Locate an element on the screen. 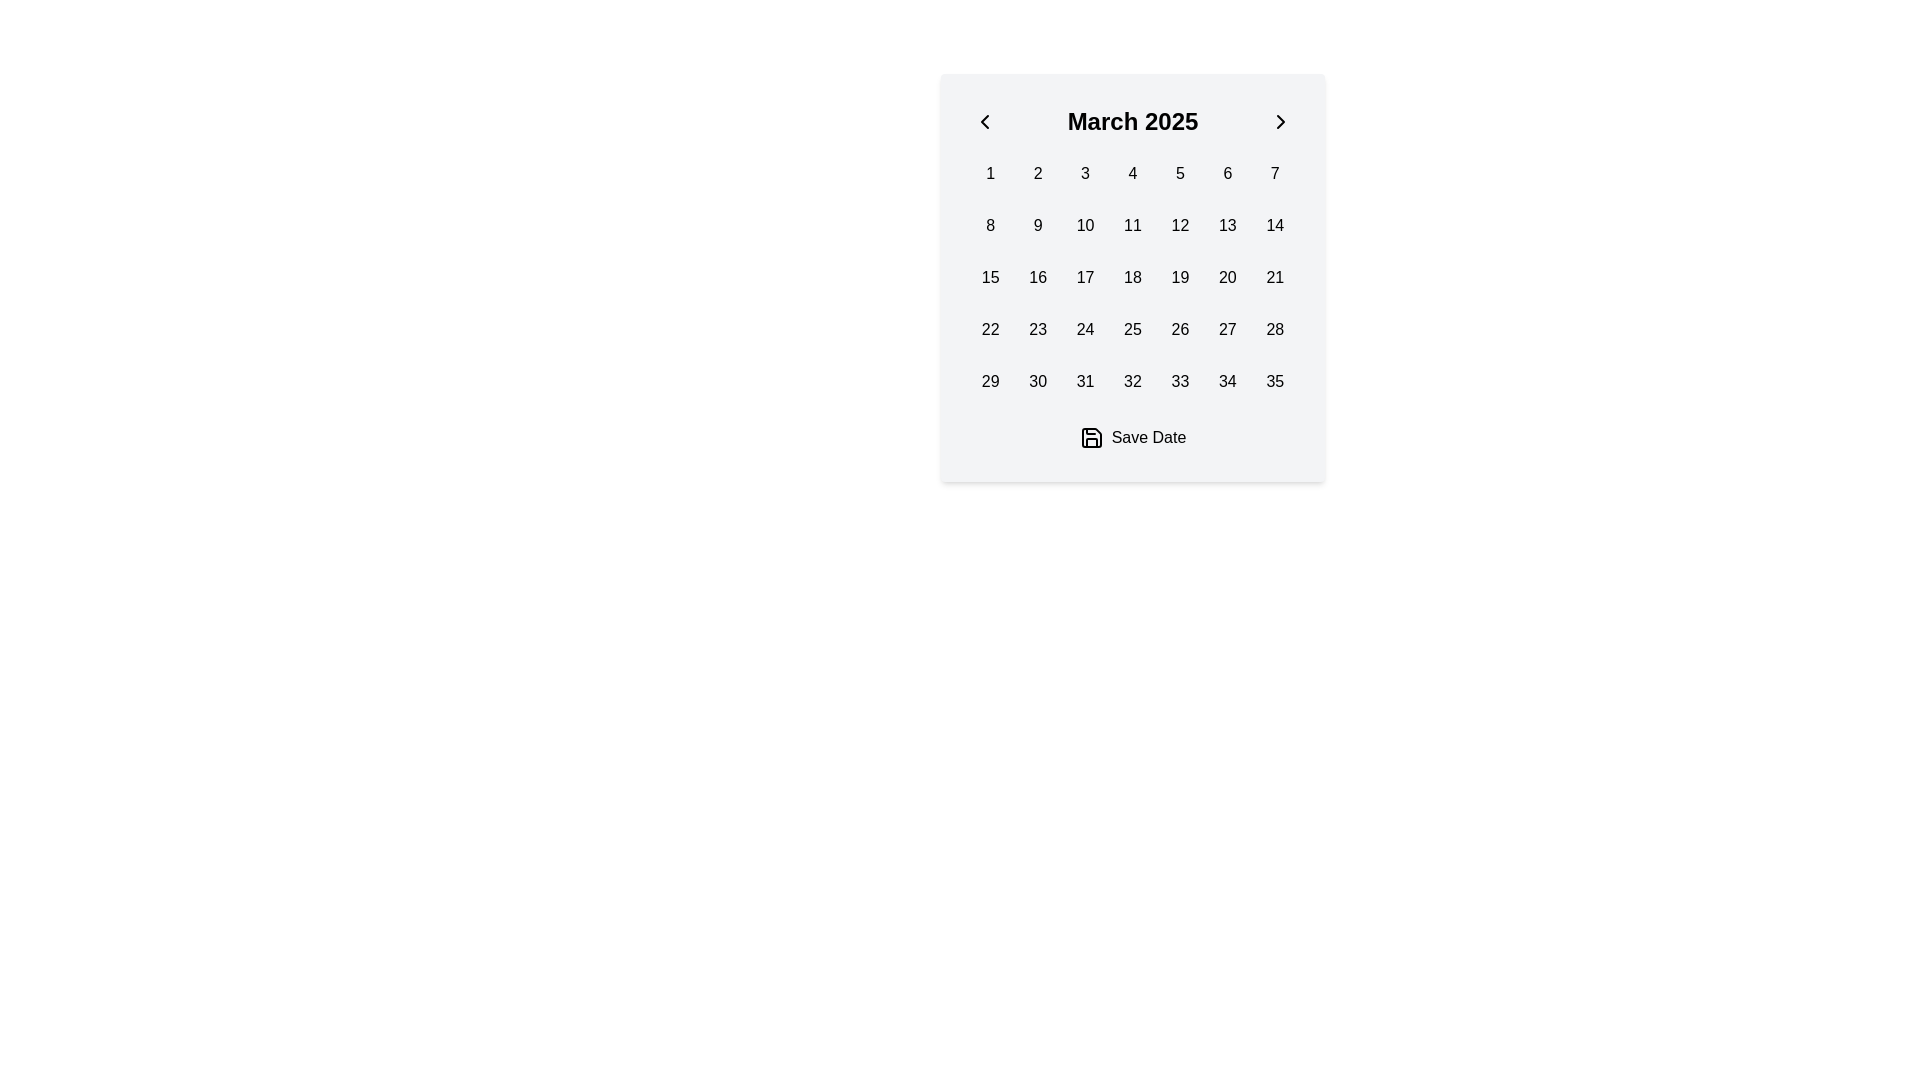  the button displaying the number '20' in black text on a light gray background located in the third row, sixth column of the calendar panel titled 'March 2025' to change its background color is located at coordinates (1226, 277).